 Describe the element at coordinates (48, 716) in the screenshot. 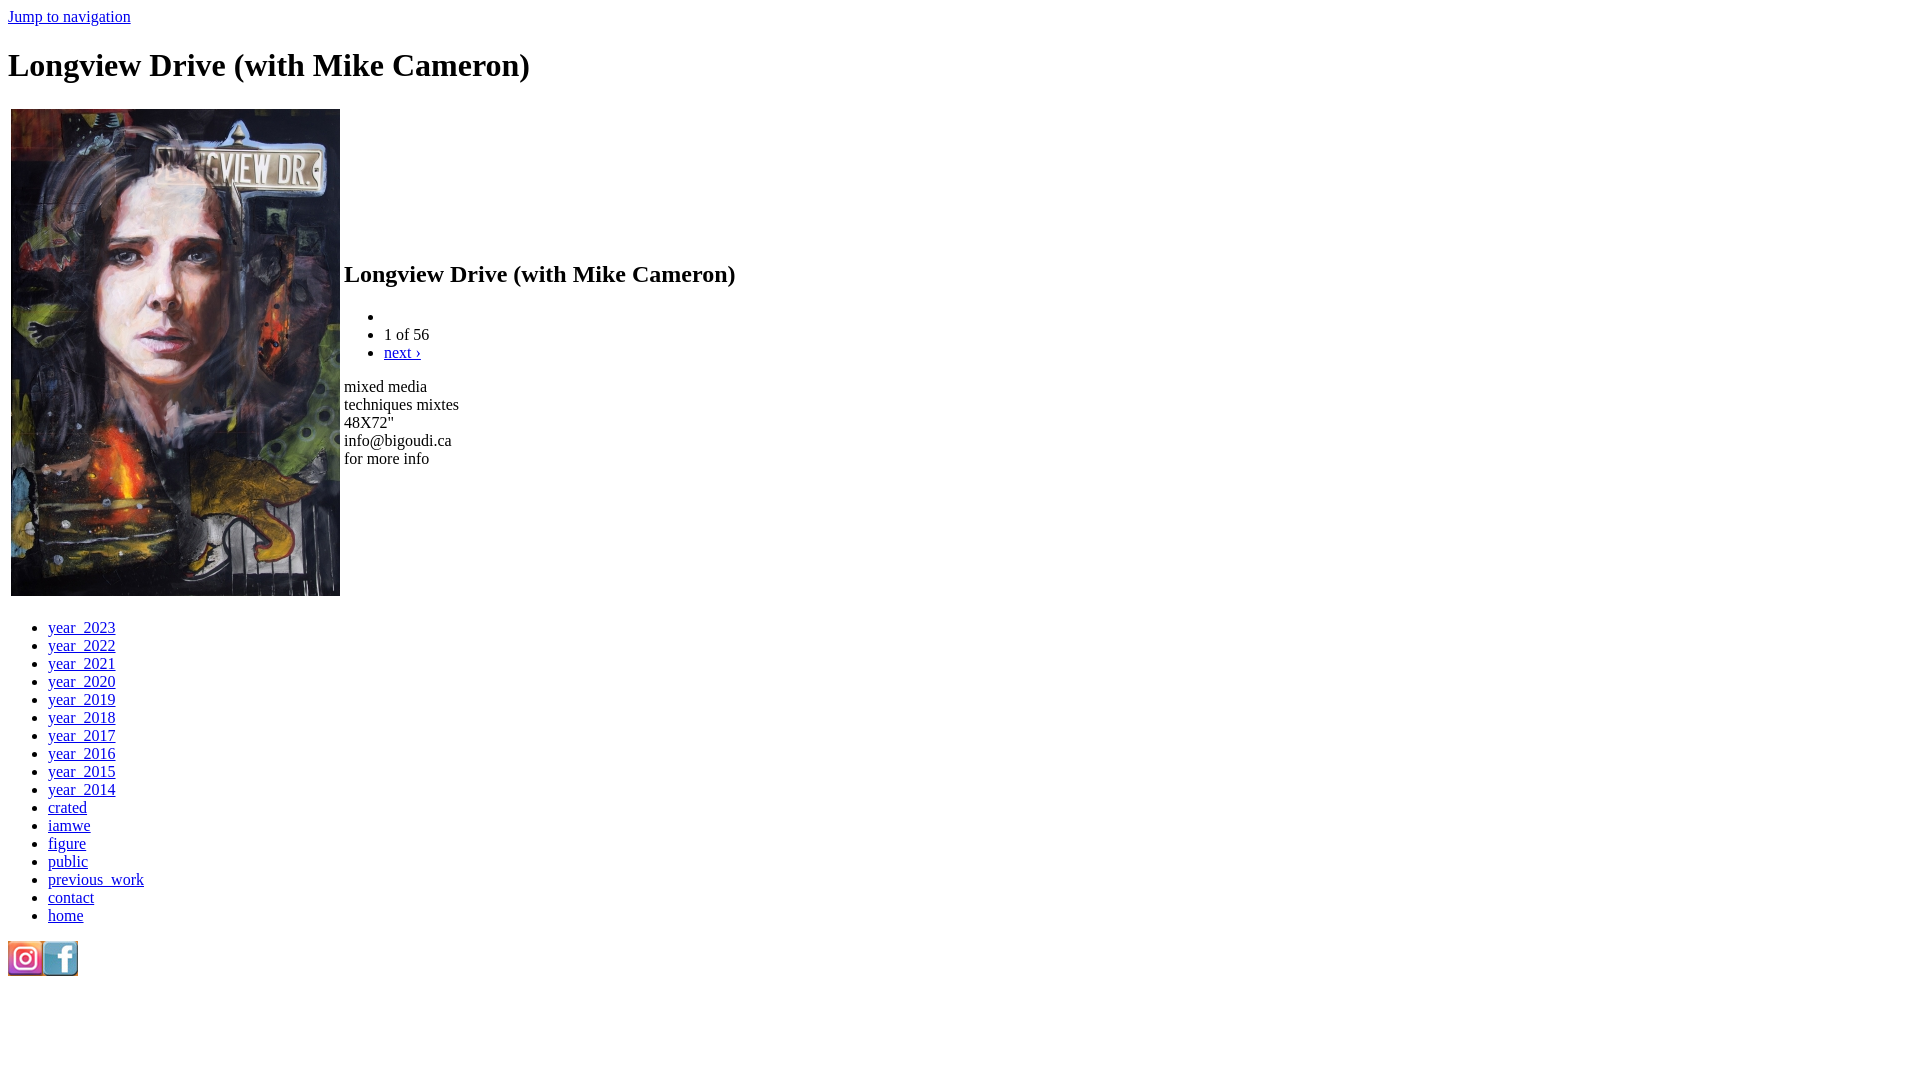

I see `'year_2018'` at that location.